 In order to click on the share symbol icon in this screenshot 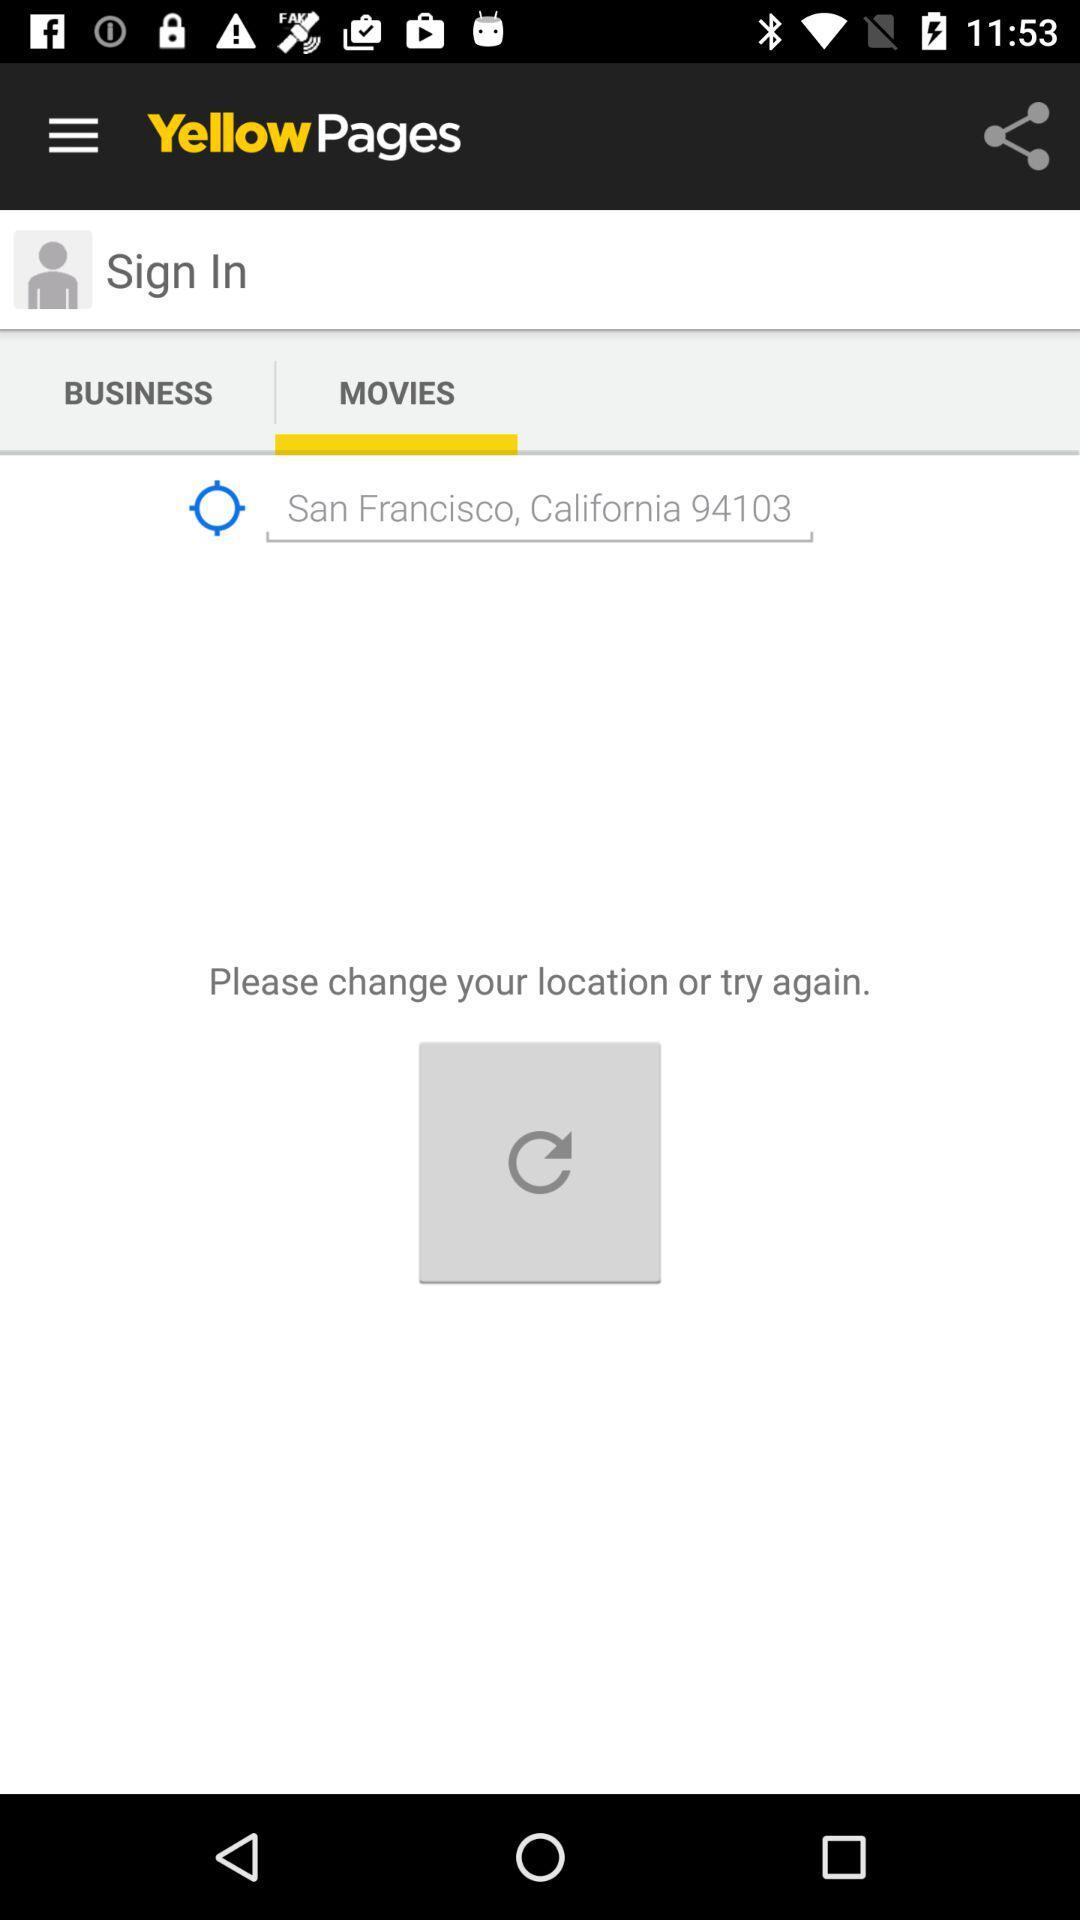, I will do `click(1017, 136)`.